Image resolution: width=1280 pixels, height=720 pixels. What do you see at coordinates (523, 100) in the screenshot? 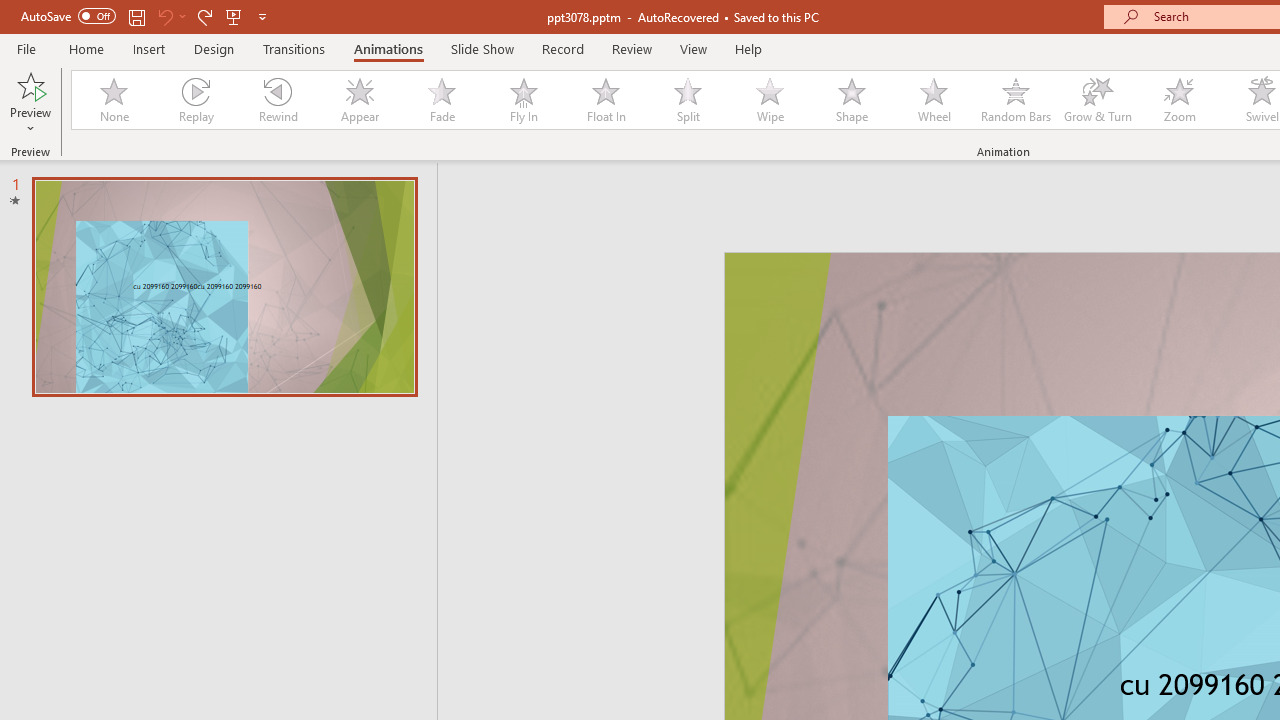
I see `'Fly In'` at bounding box center [523, 100].